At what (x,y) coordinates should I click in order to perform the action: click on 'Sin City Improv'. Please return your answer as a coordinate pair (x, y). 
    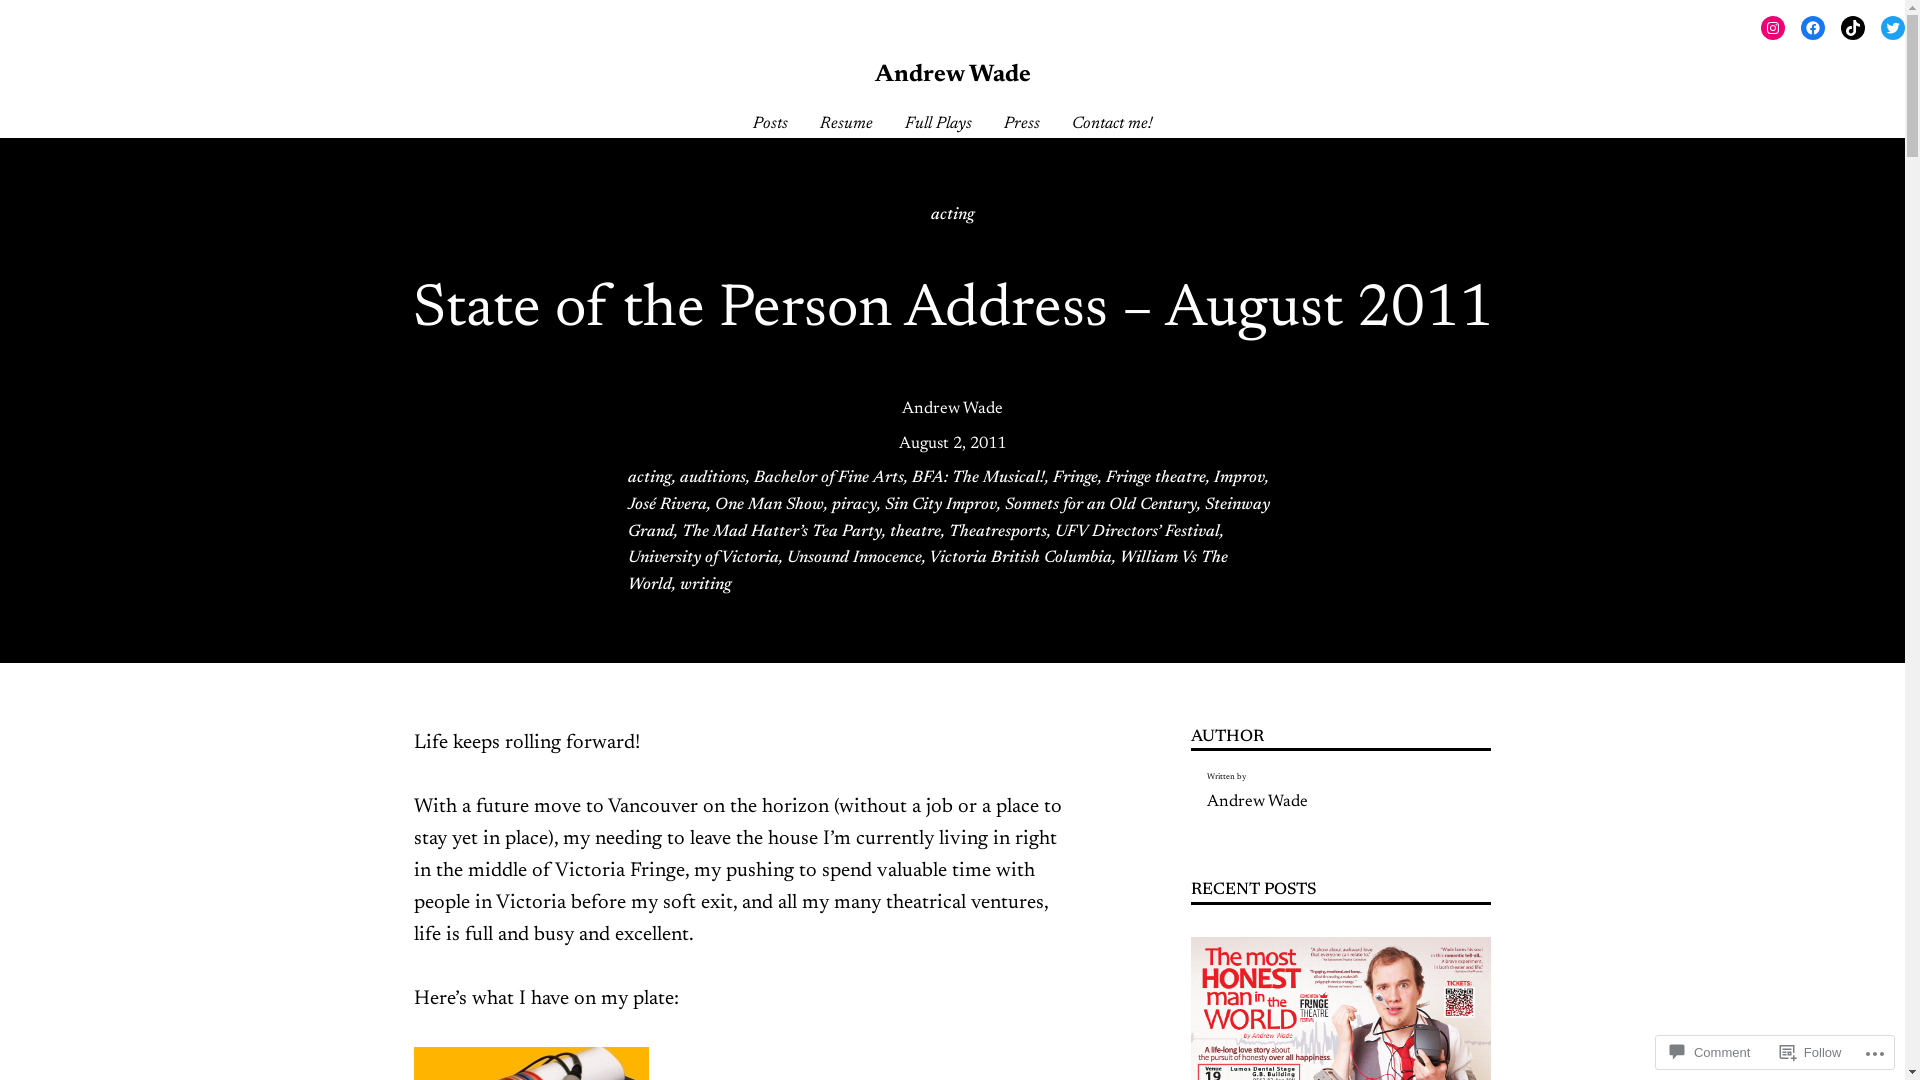
    Looking at the image, I should click on (882, 504).